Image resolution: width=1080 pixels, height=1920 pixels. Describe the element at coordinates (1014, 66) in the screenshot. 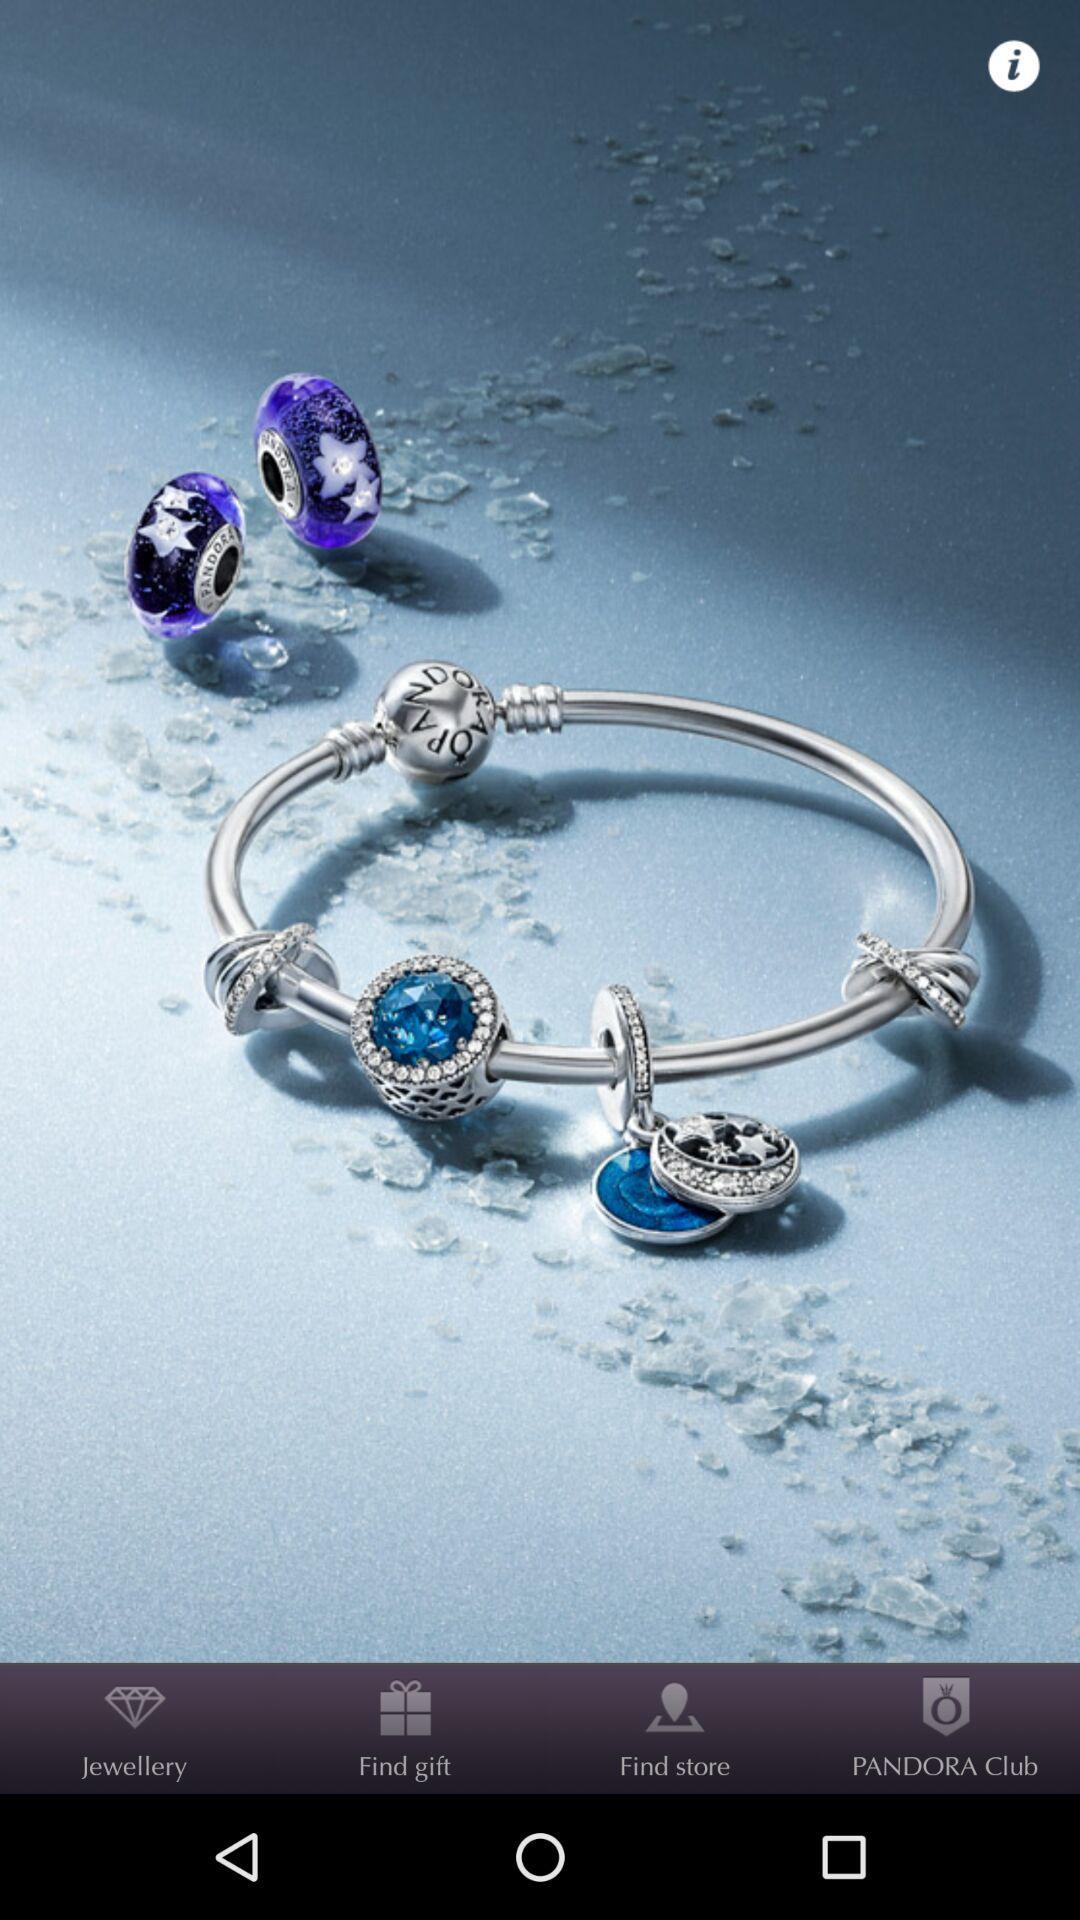

I see `more info` at that location.